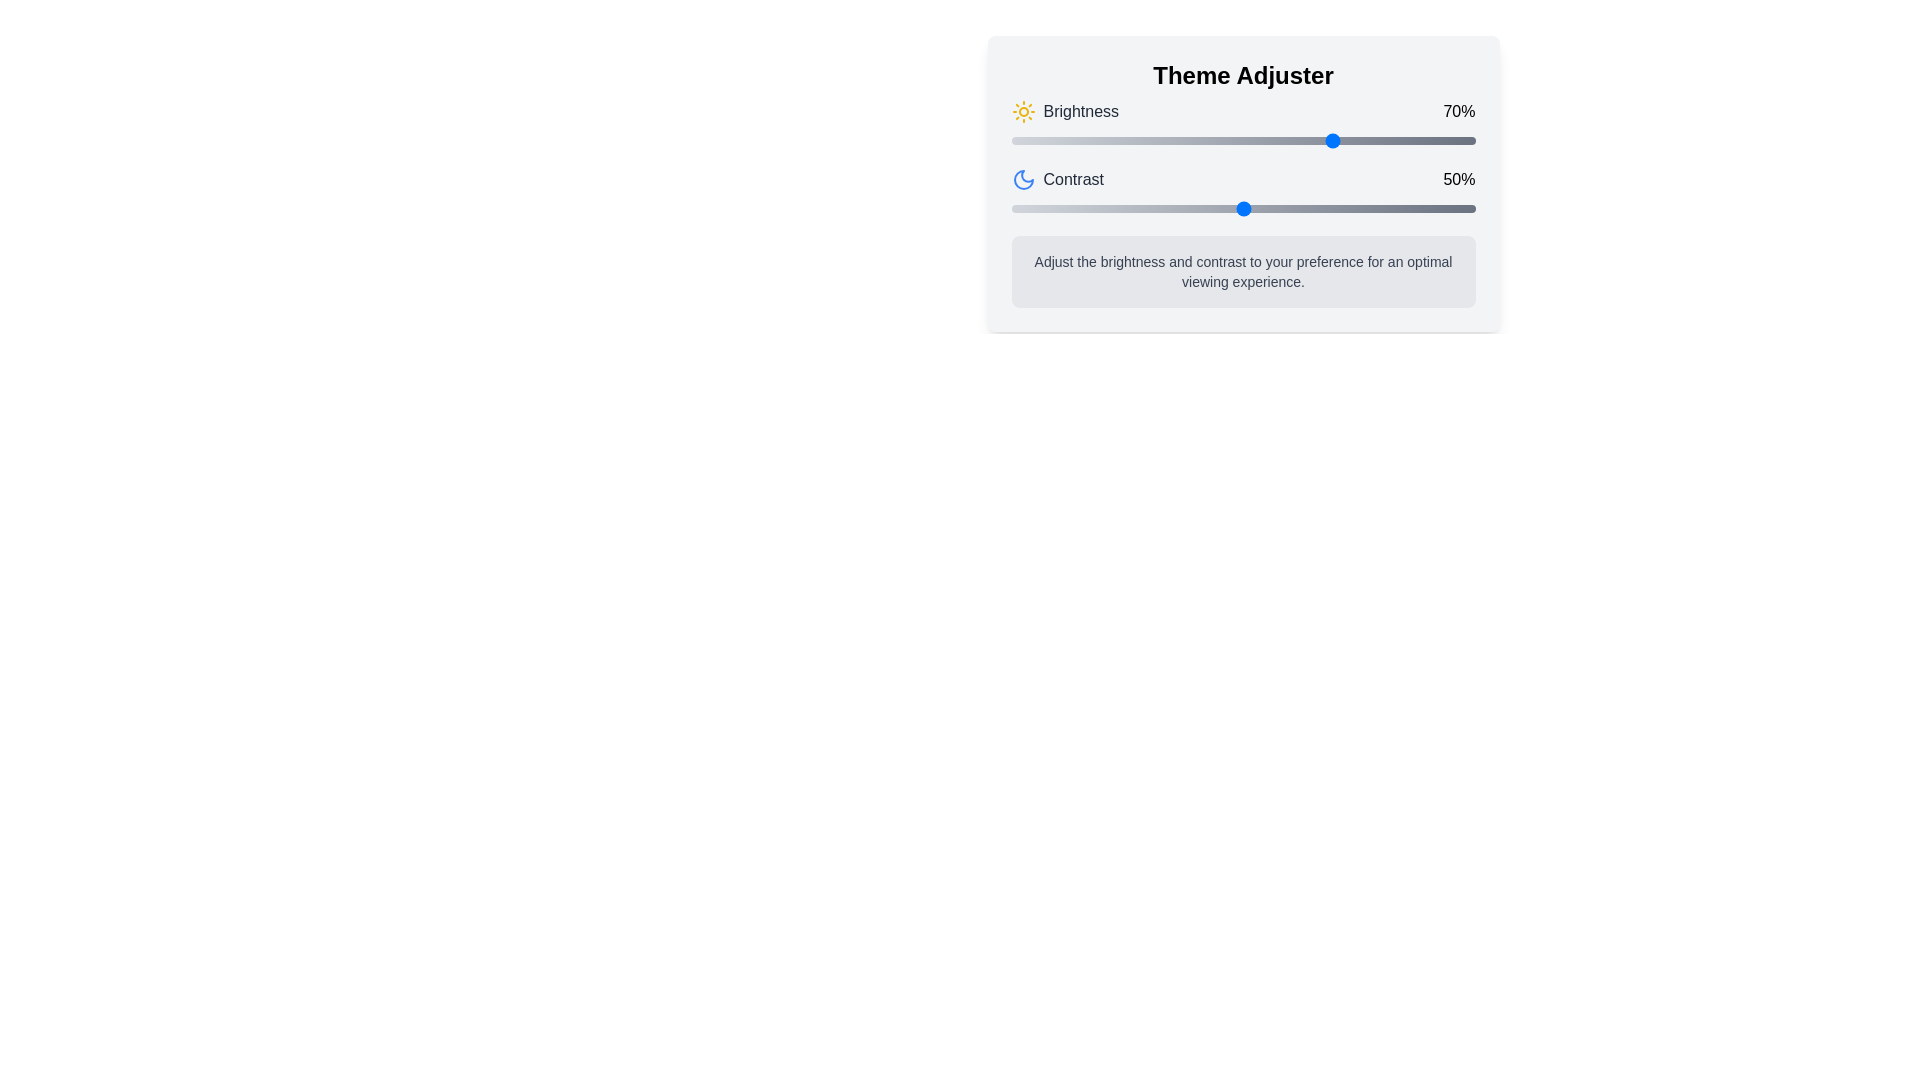  Describe the element at coordinates (1459, 111) in the screenshot. I see `the Text label that indicates the current brightness level in percentage format, located at the top-right end of the 'Brightness' bar in the 'Theme Adjuster' interface` at that location.